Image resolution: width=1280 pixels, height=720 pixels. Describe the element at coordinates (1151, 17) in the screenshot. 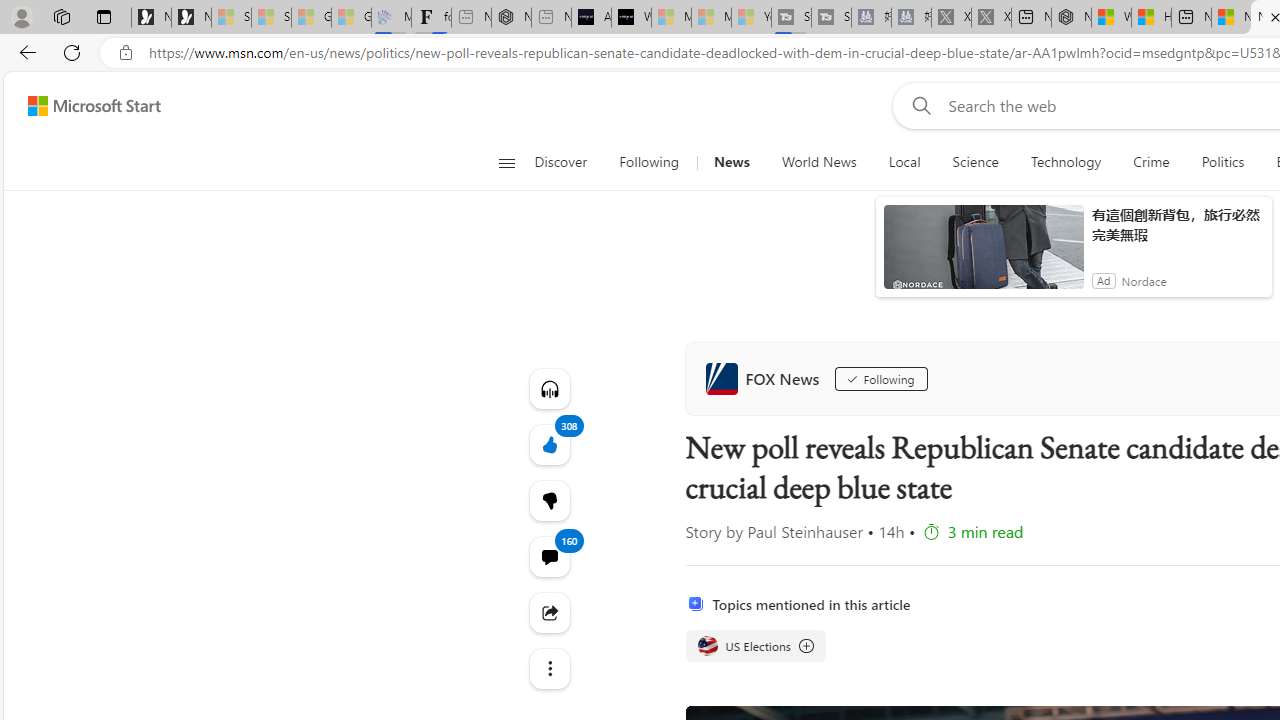

I see `'Huge shark washes ashore at New York City beach | Watch'` at that location.